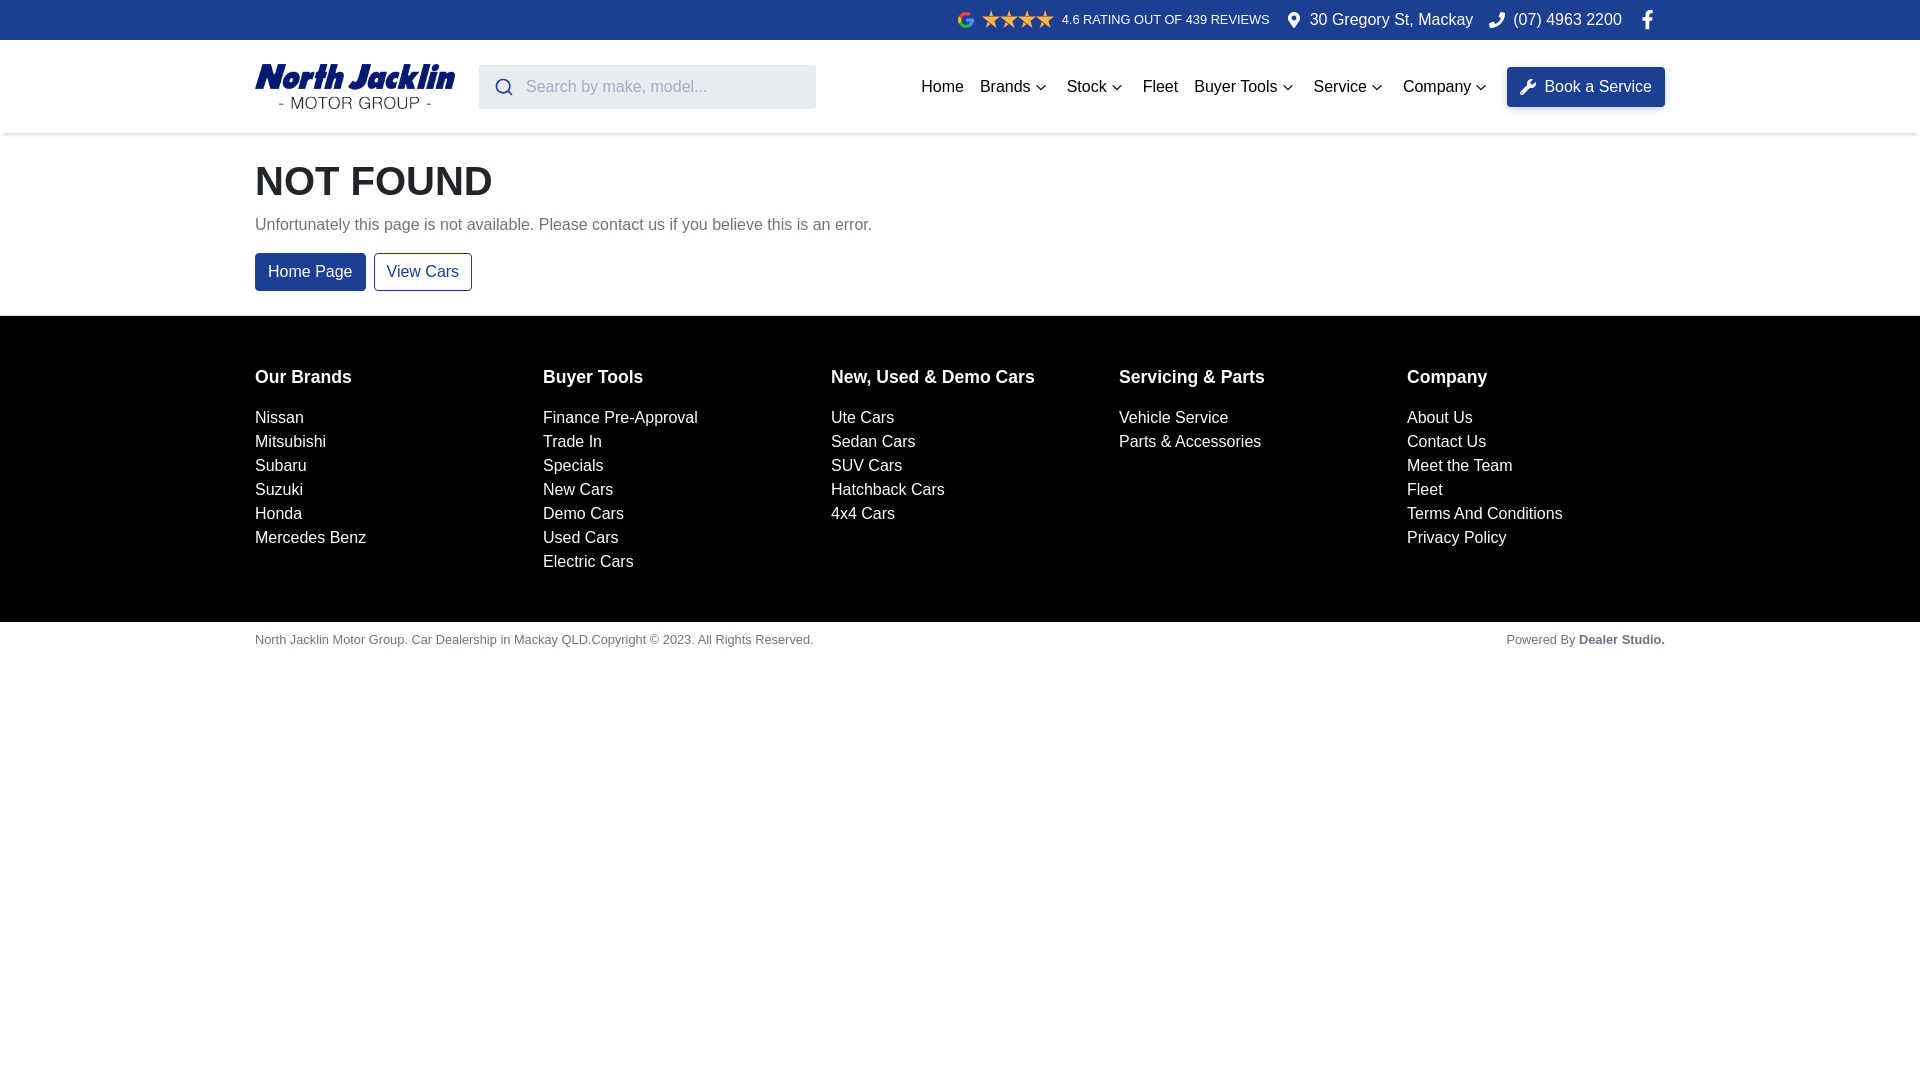 This screenshot has height=1080, width=1920. What do you see at coordinates (1161, 84) in the screenshot?
I see `'Fleet'` at bounding box center [1161, 84].